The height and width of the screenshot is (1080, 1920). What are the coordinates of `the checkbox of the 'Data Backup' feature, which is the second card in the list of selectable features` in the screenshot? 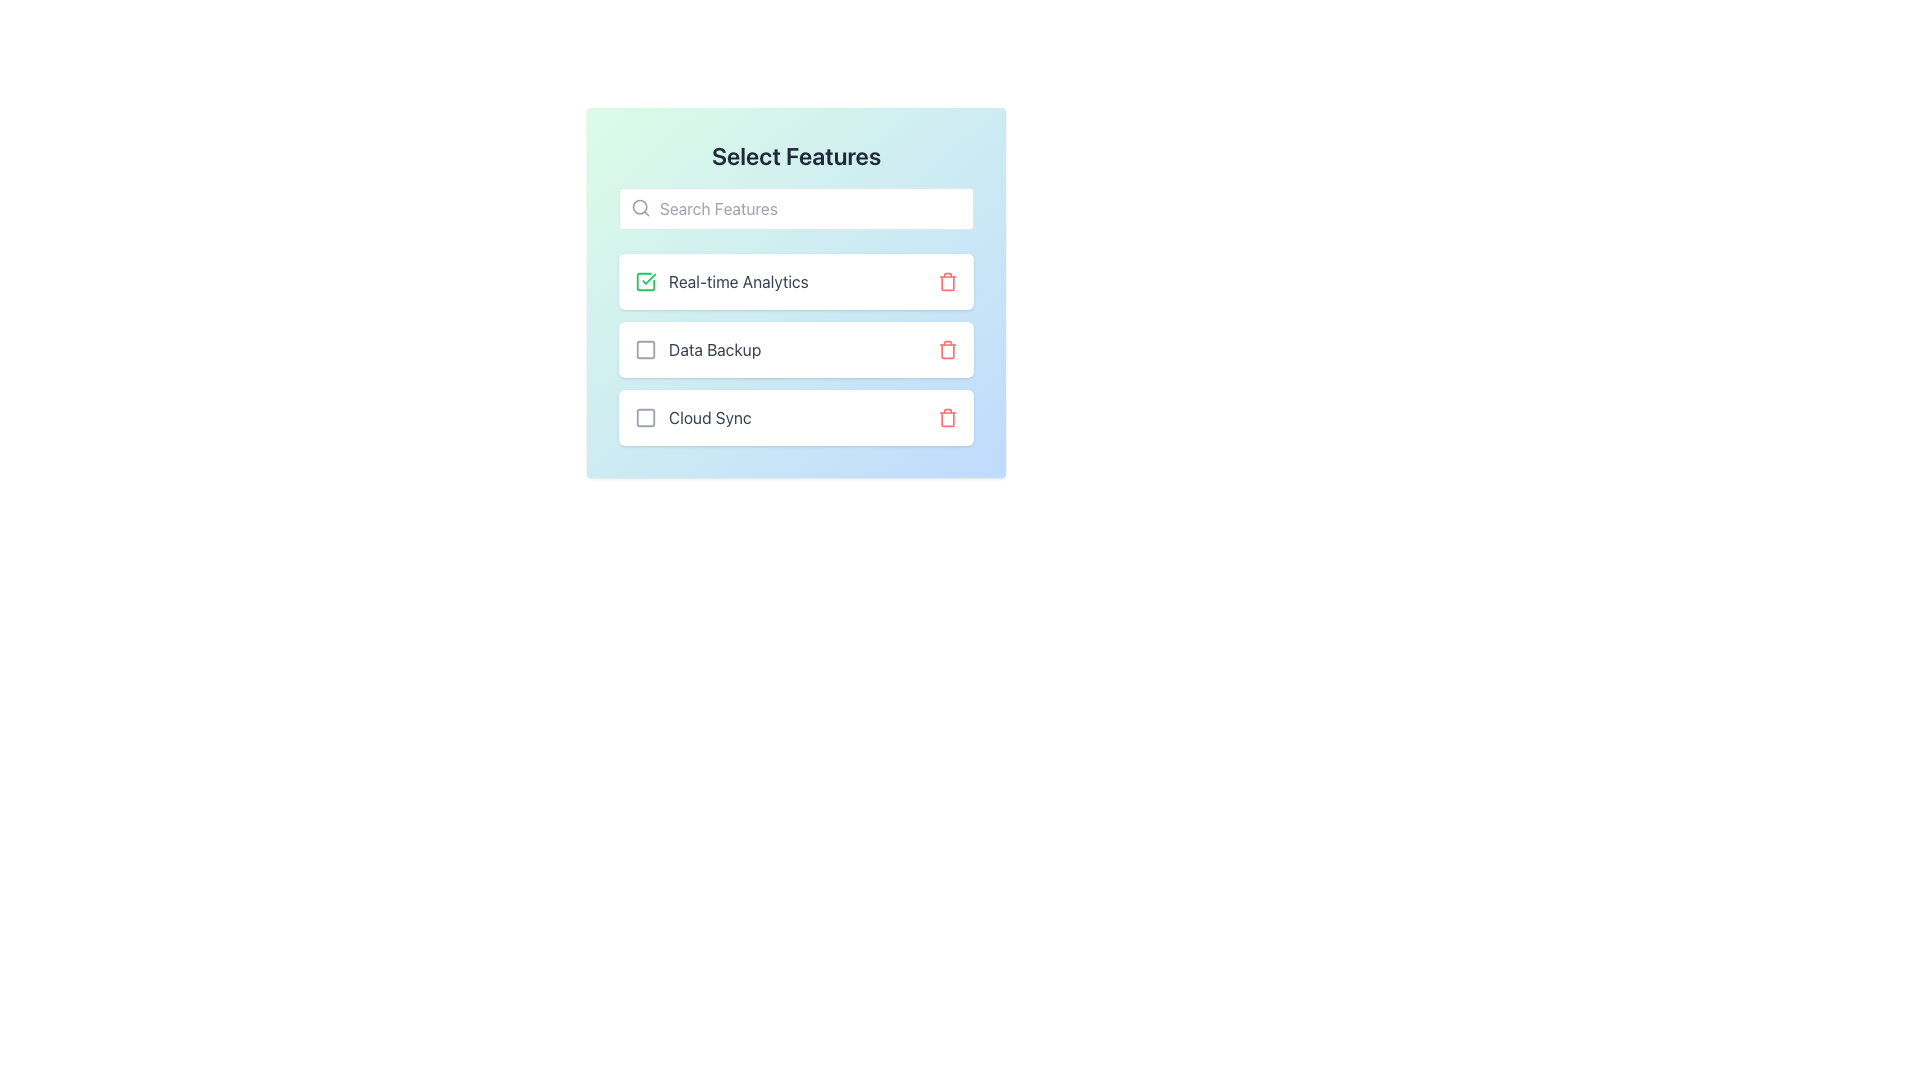 It's located at (795, 349).